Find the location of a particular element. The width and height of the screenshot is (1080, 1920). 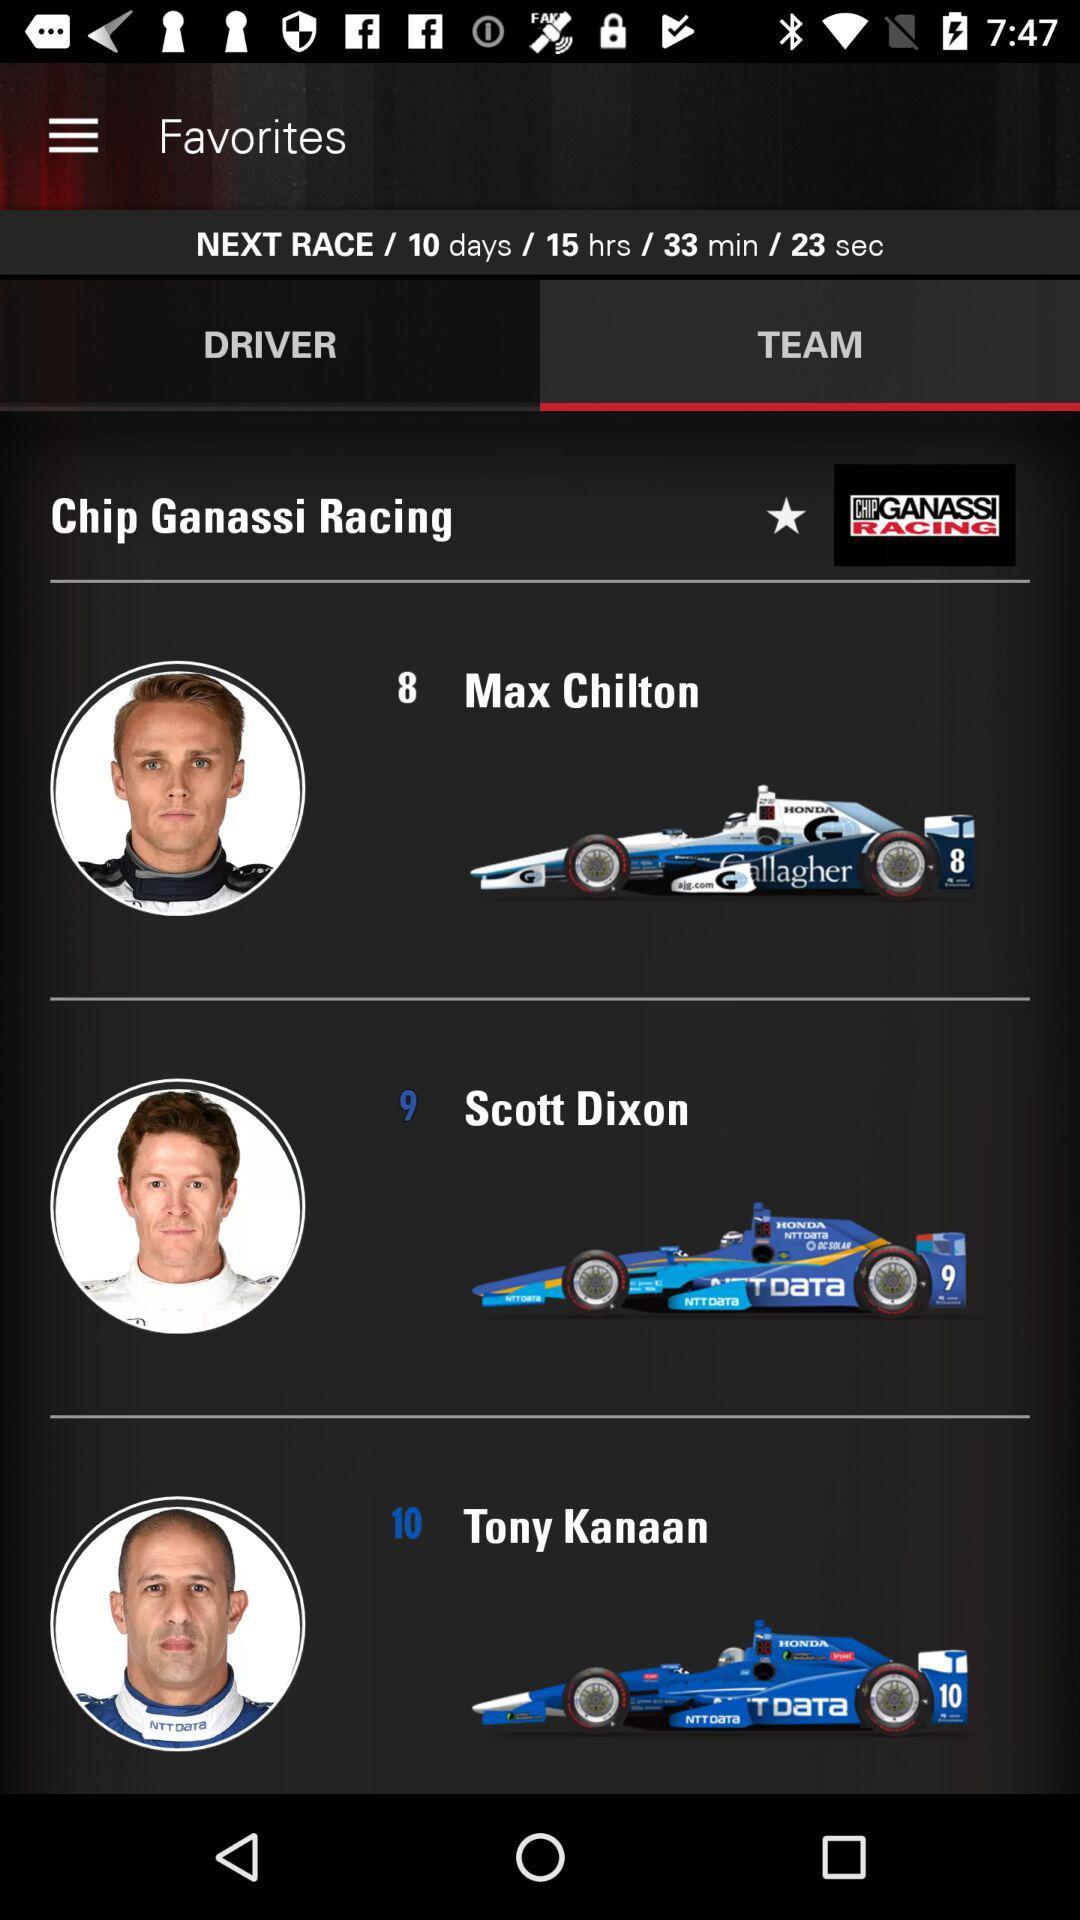

the item above driver icon is located at coordinates (72, 135).